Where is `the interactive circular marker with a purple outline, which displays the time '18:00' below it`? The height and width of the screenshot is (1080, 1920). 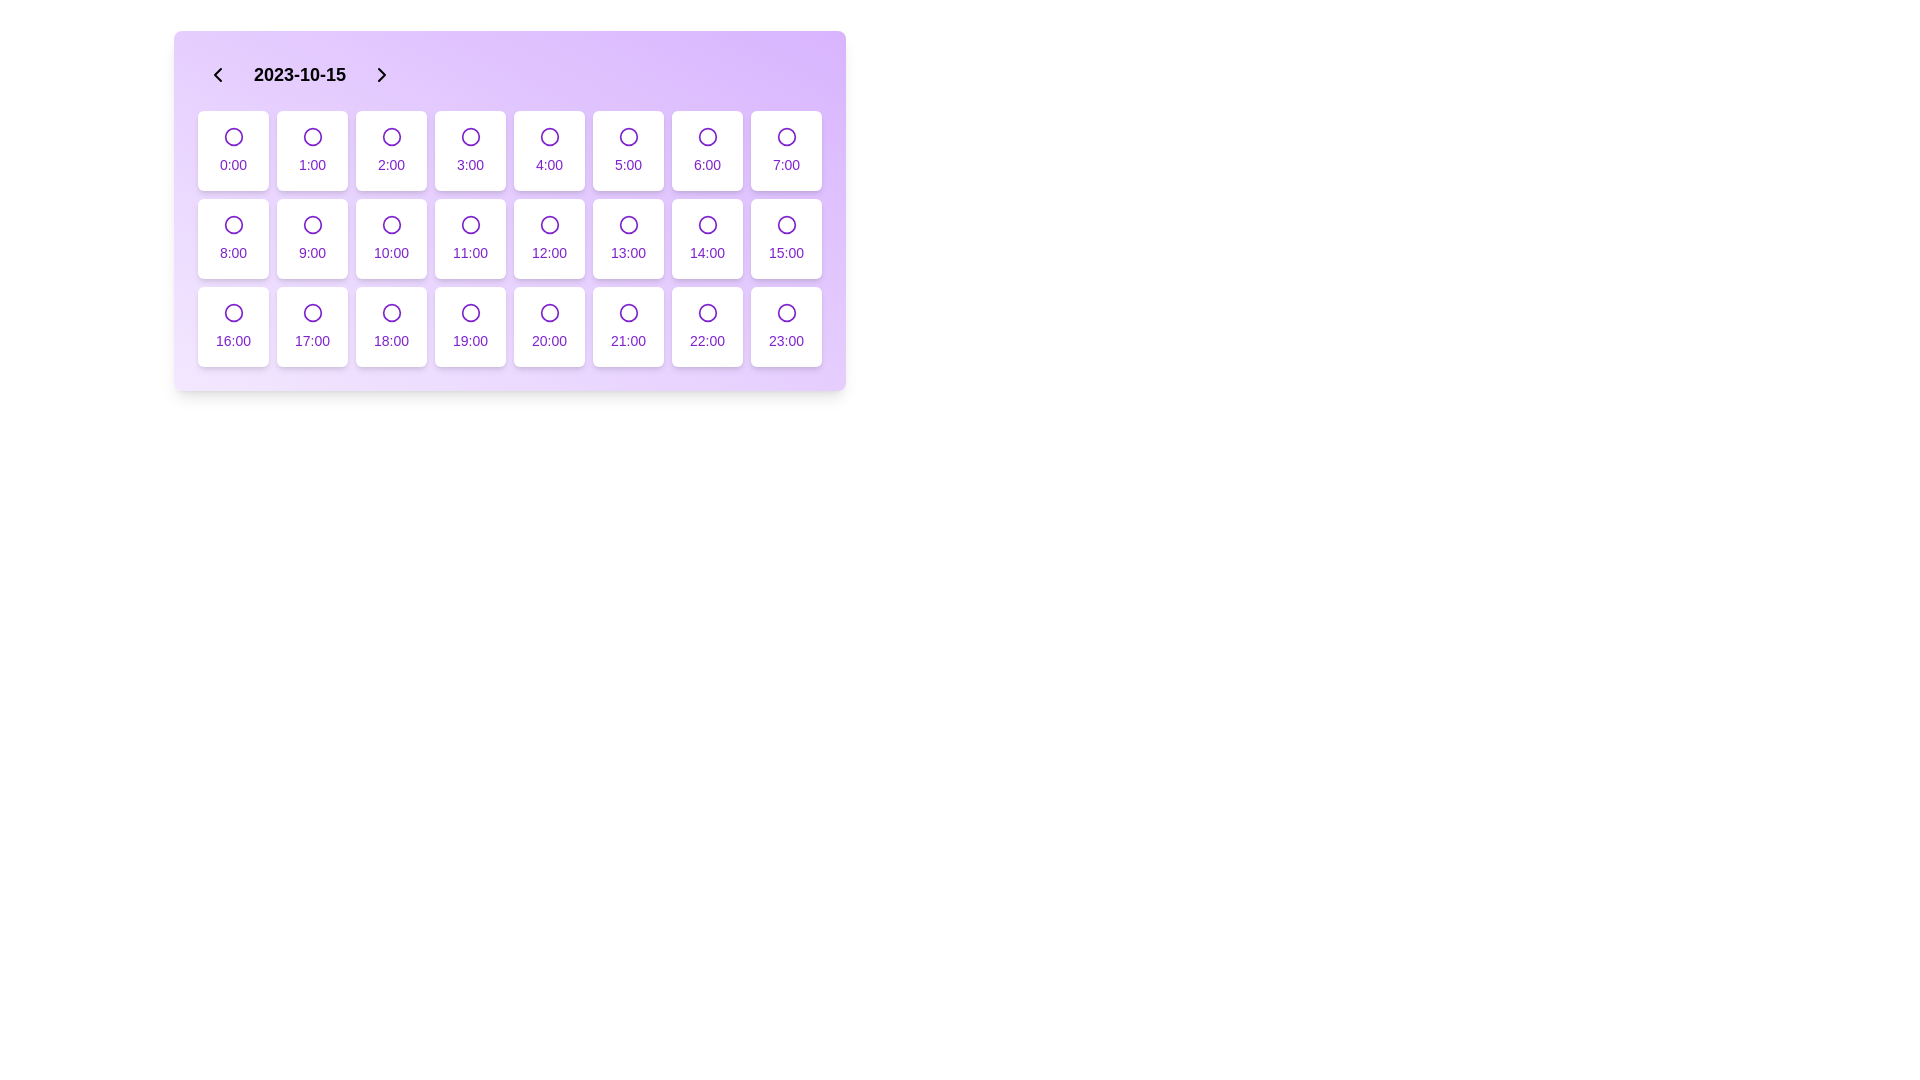 the interactive circular marker with a purple outline, which displays the time '18:00' below it is located at coordinates (391, 312).